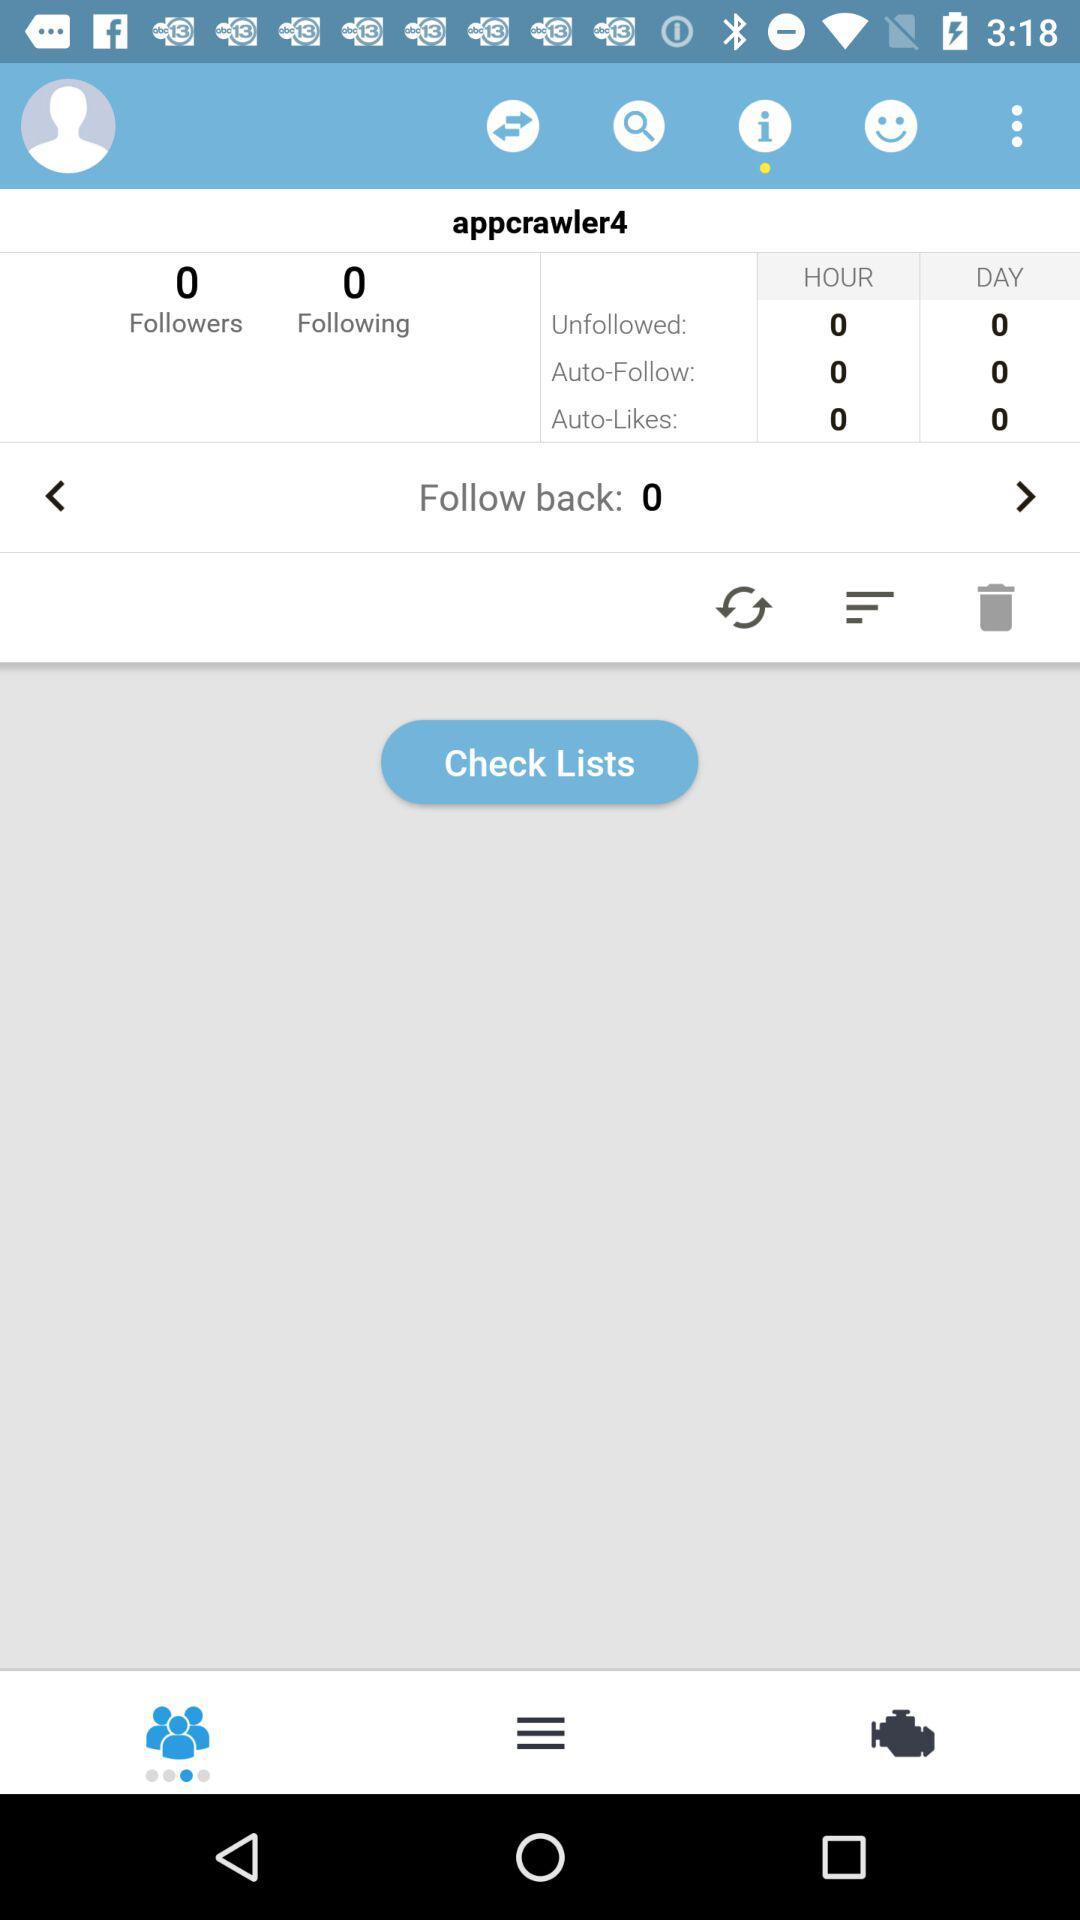 The height and width of the screenshot is (1920, 1080). Describe the element at coordinates (744, 606) in the screenshot. I see `the refresh icon` at that location.